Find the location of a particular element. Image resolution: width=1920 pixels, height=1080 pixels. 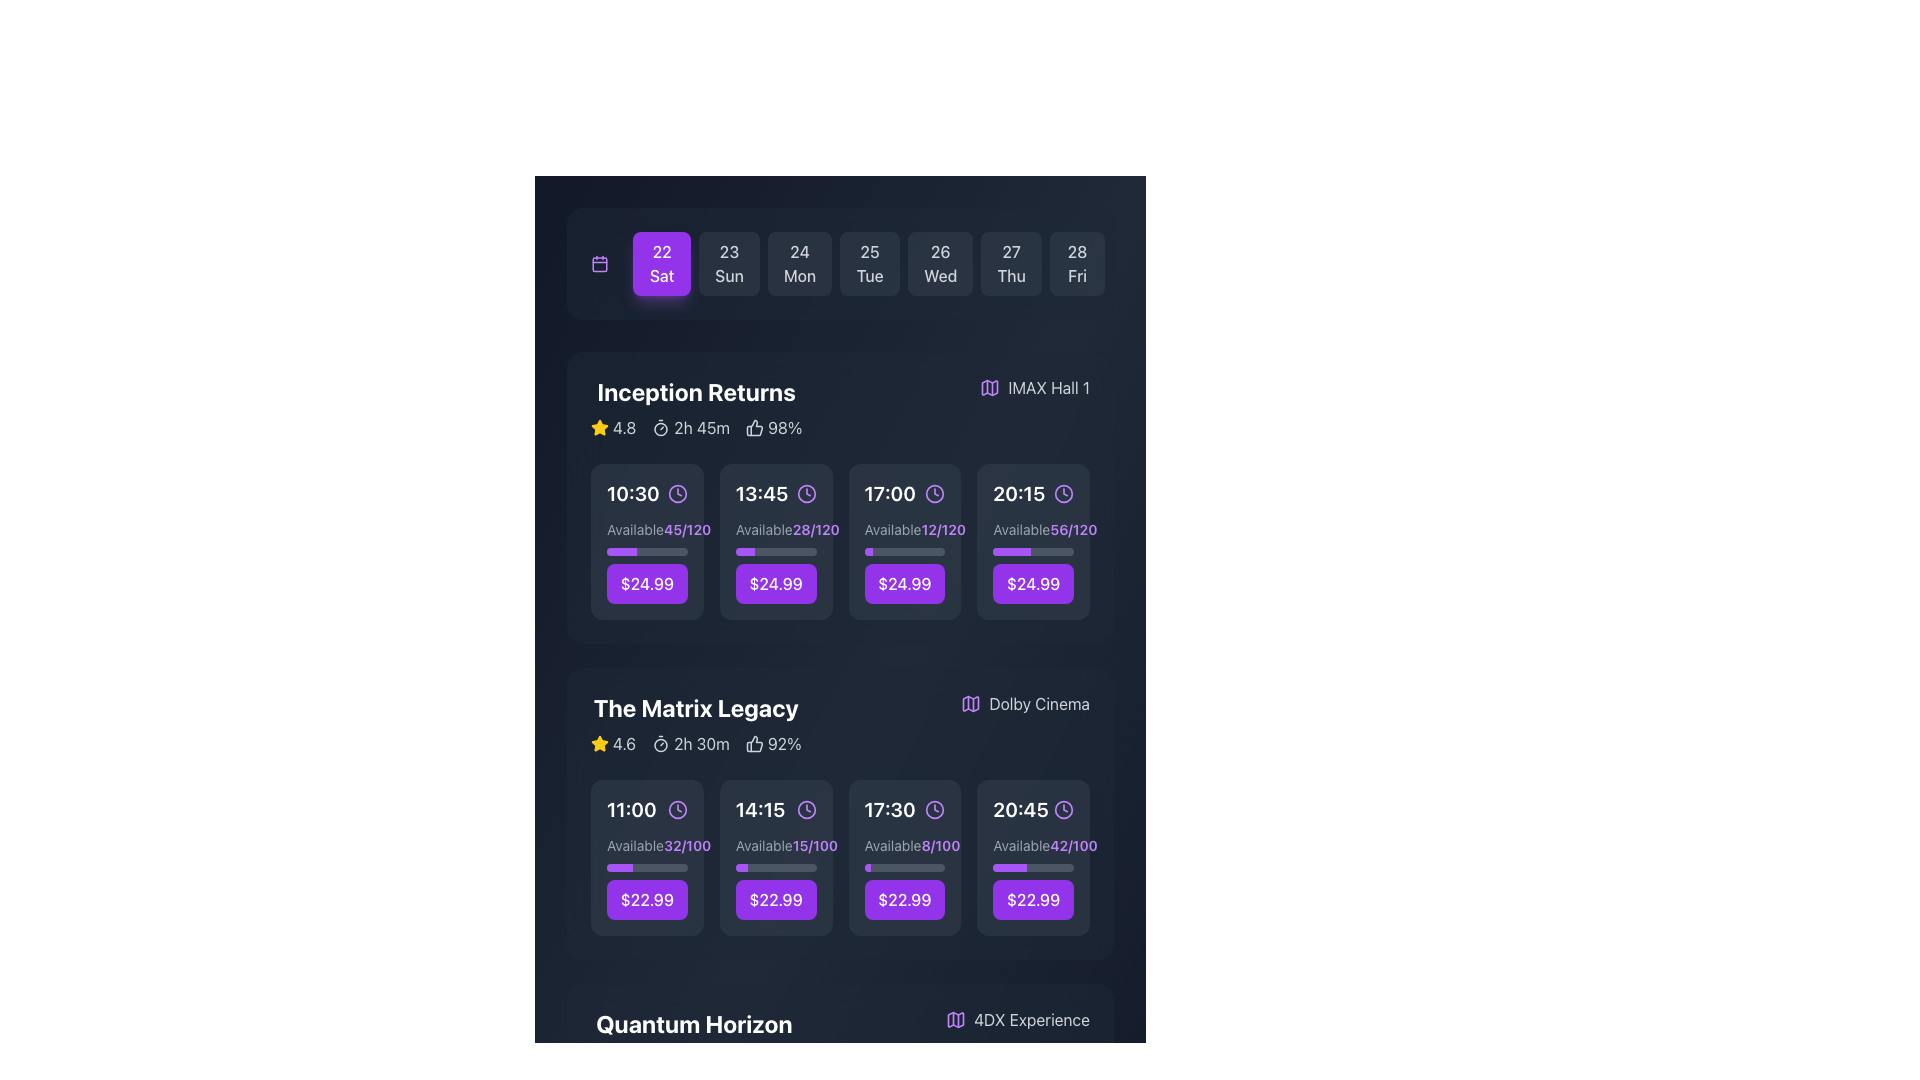

the timer icon located to the left of the text '2h 45m', which indicates the duration of the movie, directly below the rating '4.8' is located at coordinates (661, 427).